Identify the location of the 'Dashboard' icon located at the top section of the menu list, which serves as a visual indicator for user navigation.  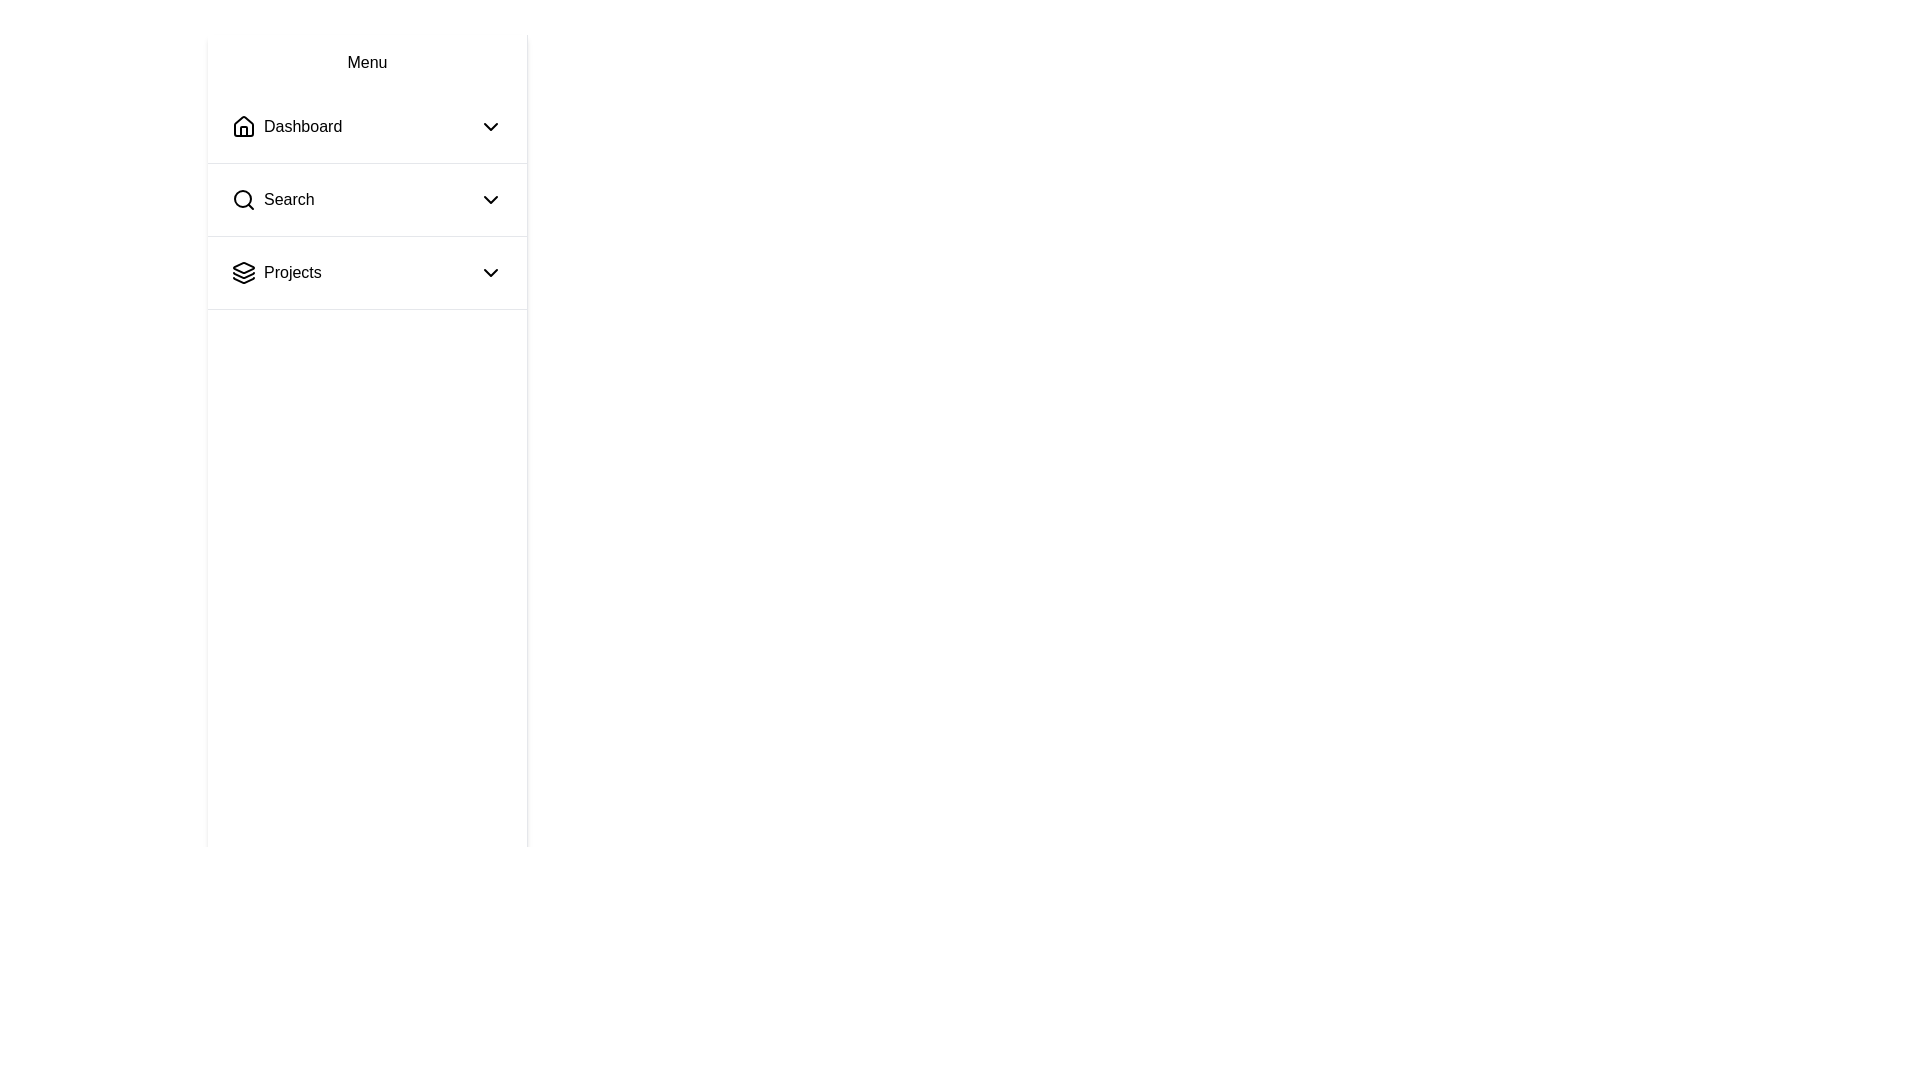
(243, 127).